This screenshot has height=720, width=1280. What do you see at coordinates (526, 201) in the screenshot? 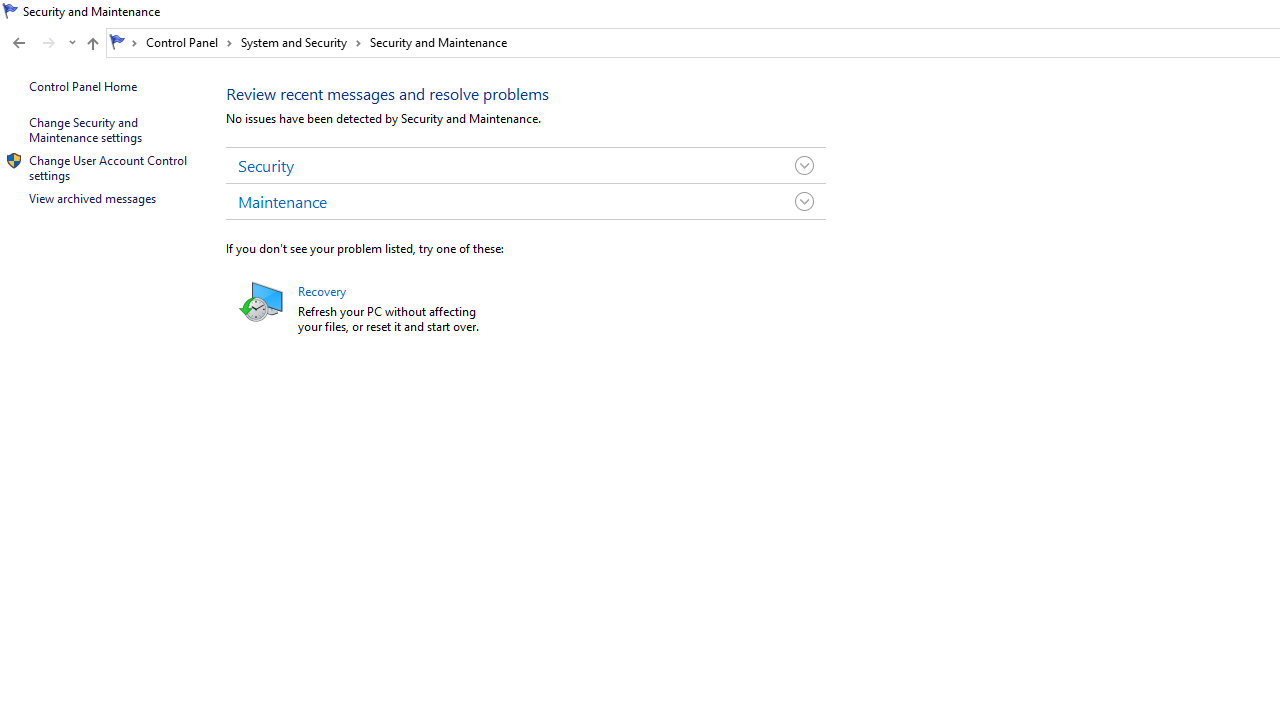
I see `'Maintenance'` at bounding box center [526, 201].